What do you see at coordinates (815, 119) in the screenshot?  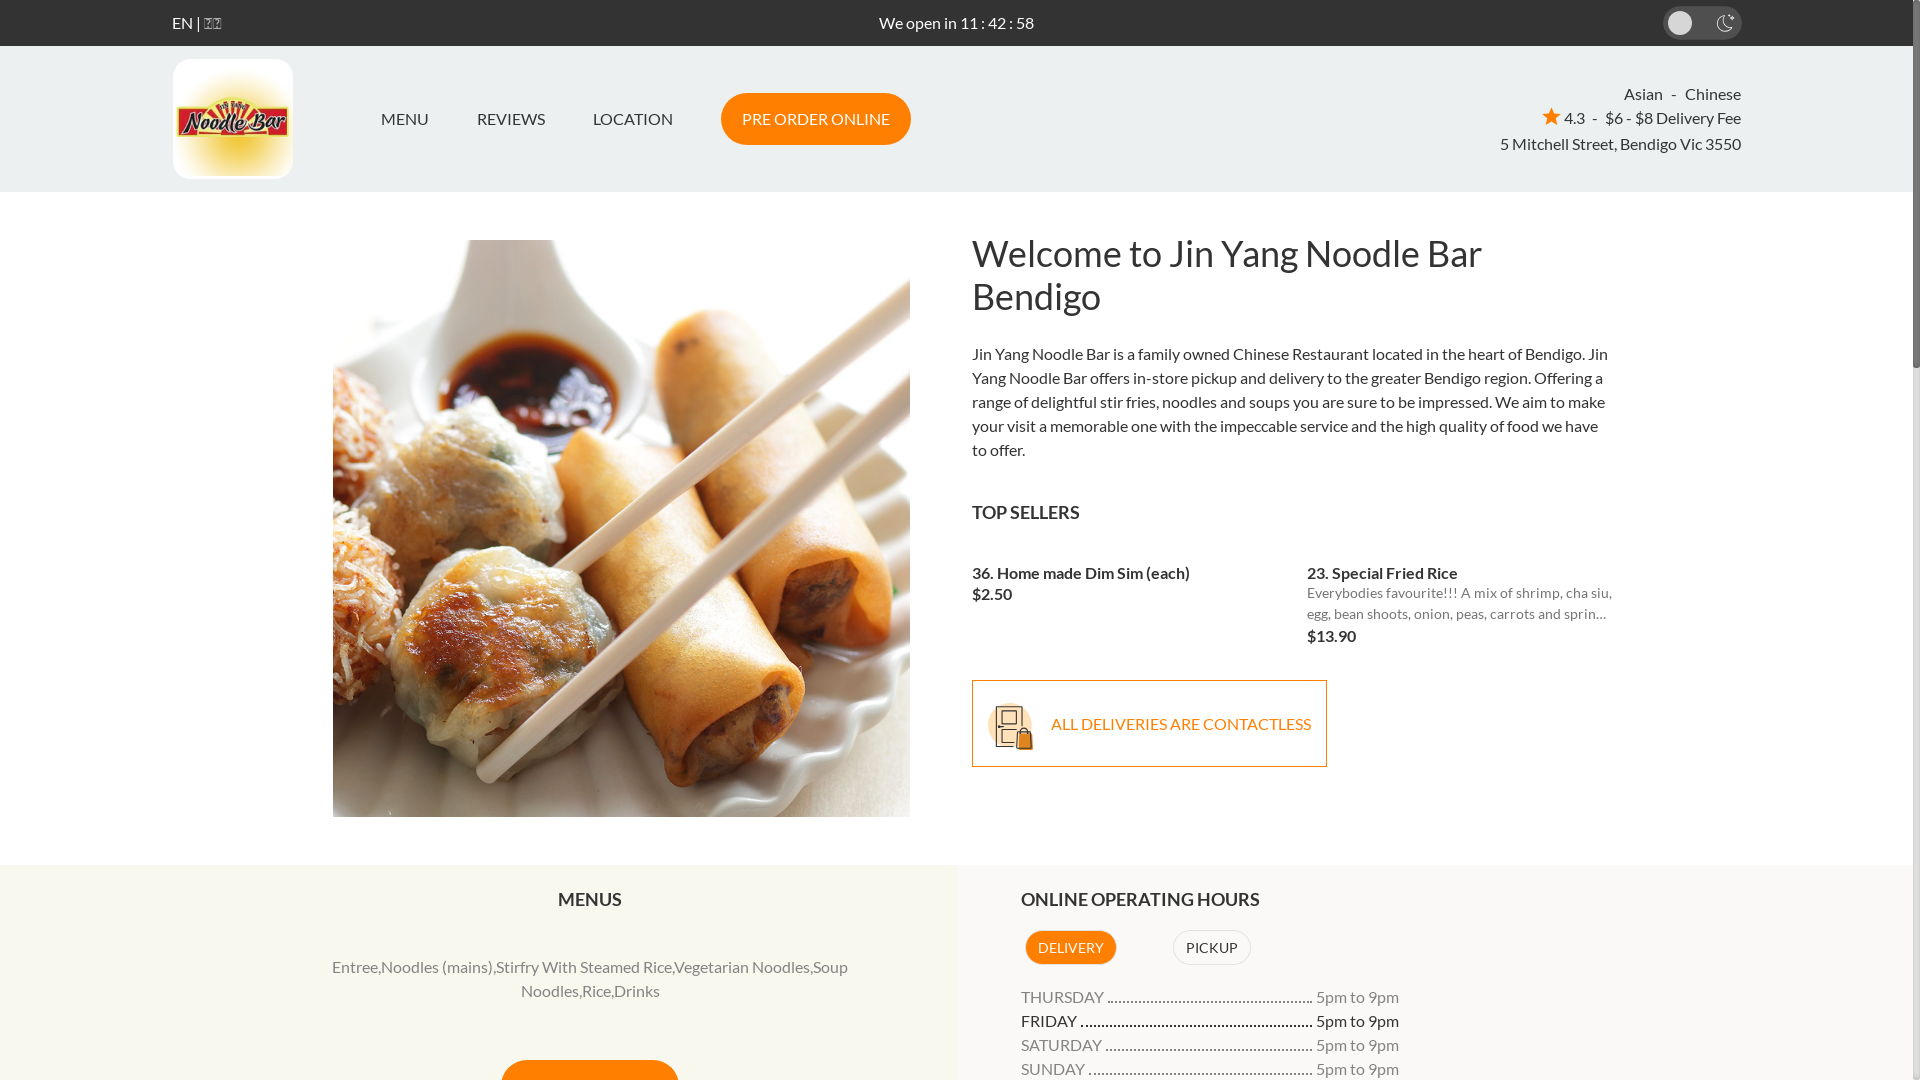 I see `'PRE ORDER ONLINE'` at bounding box center [815, 119].